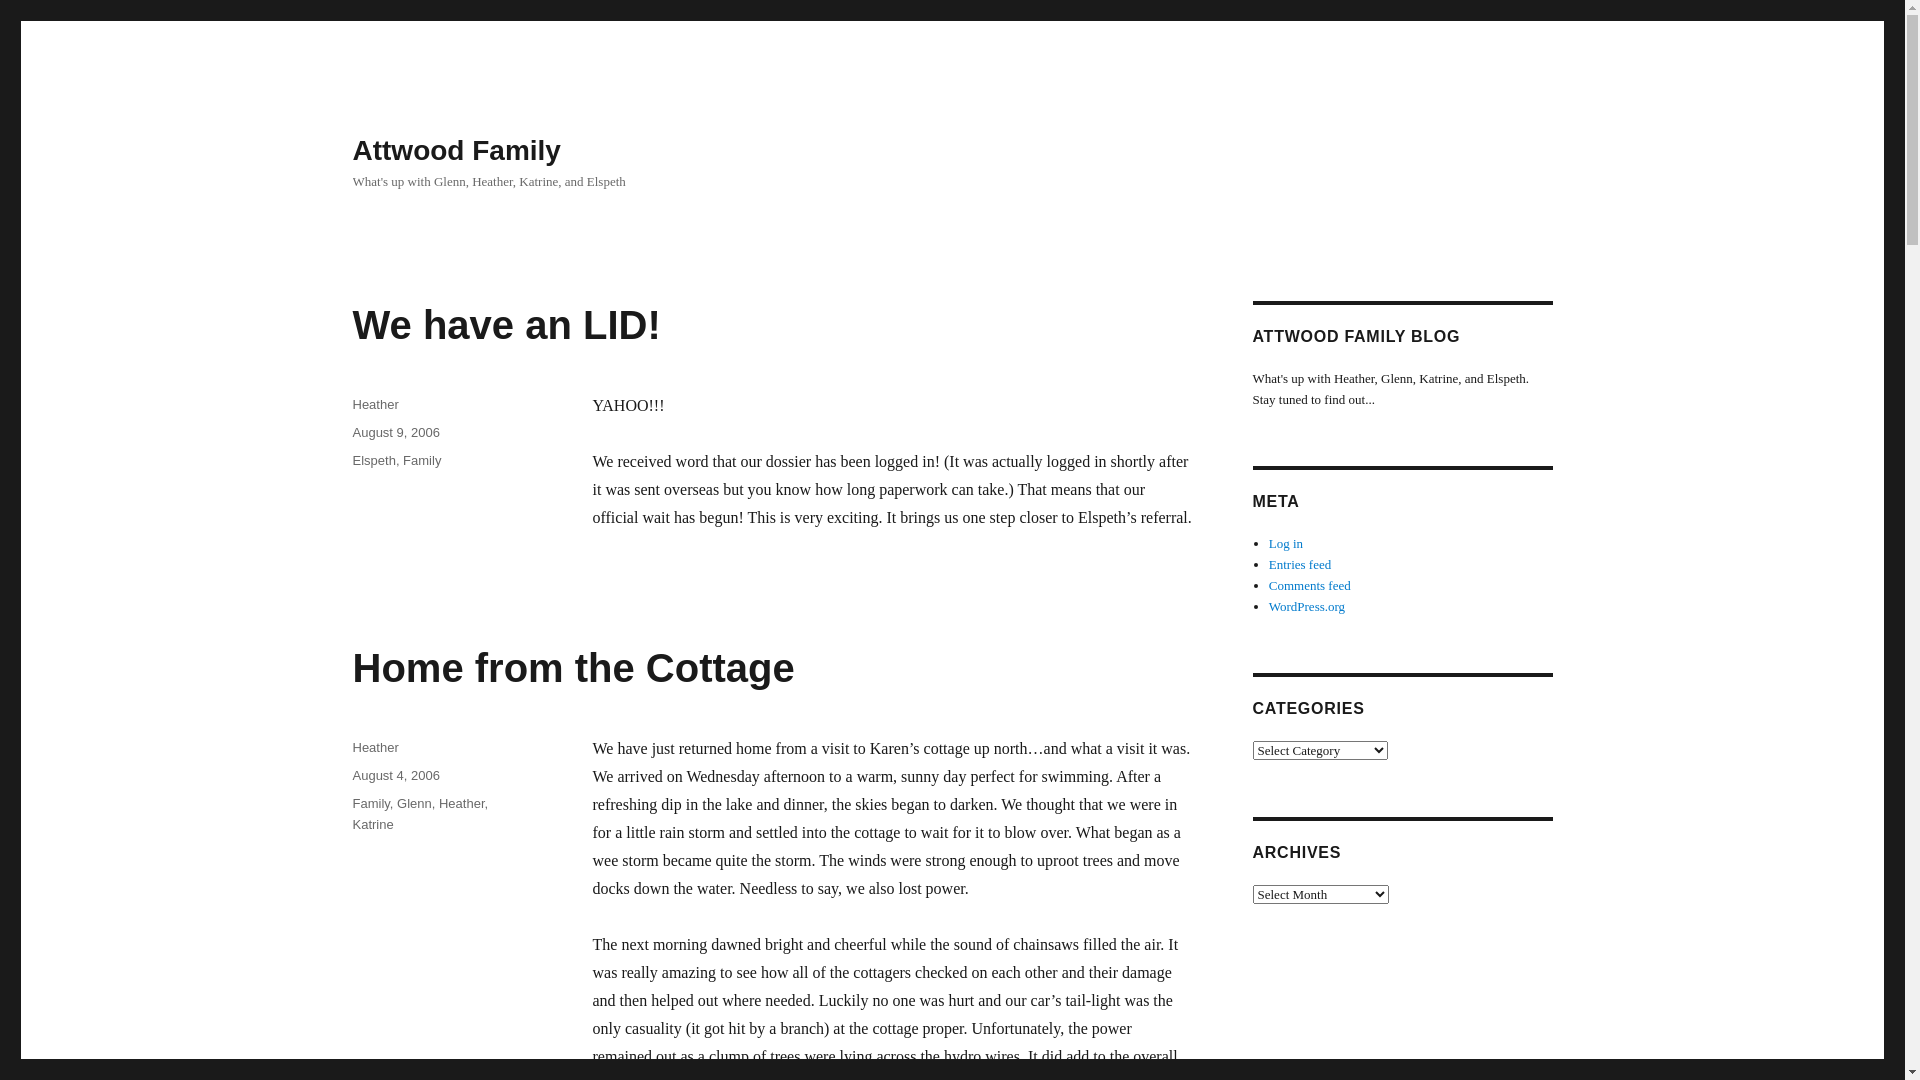  Describe the element at coordinates (1286, 543) in the screenshot. I see `'Log in'` at that location.